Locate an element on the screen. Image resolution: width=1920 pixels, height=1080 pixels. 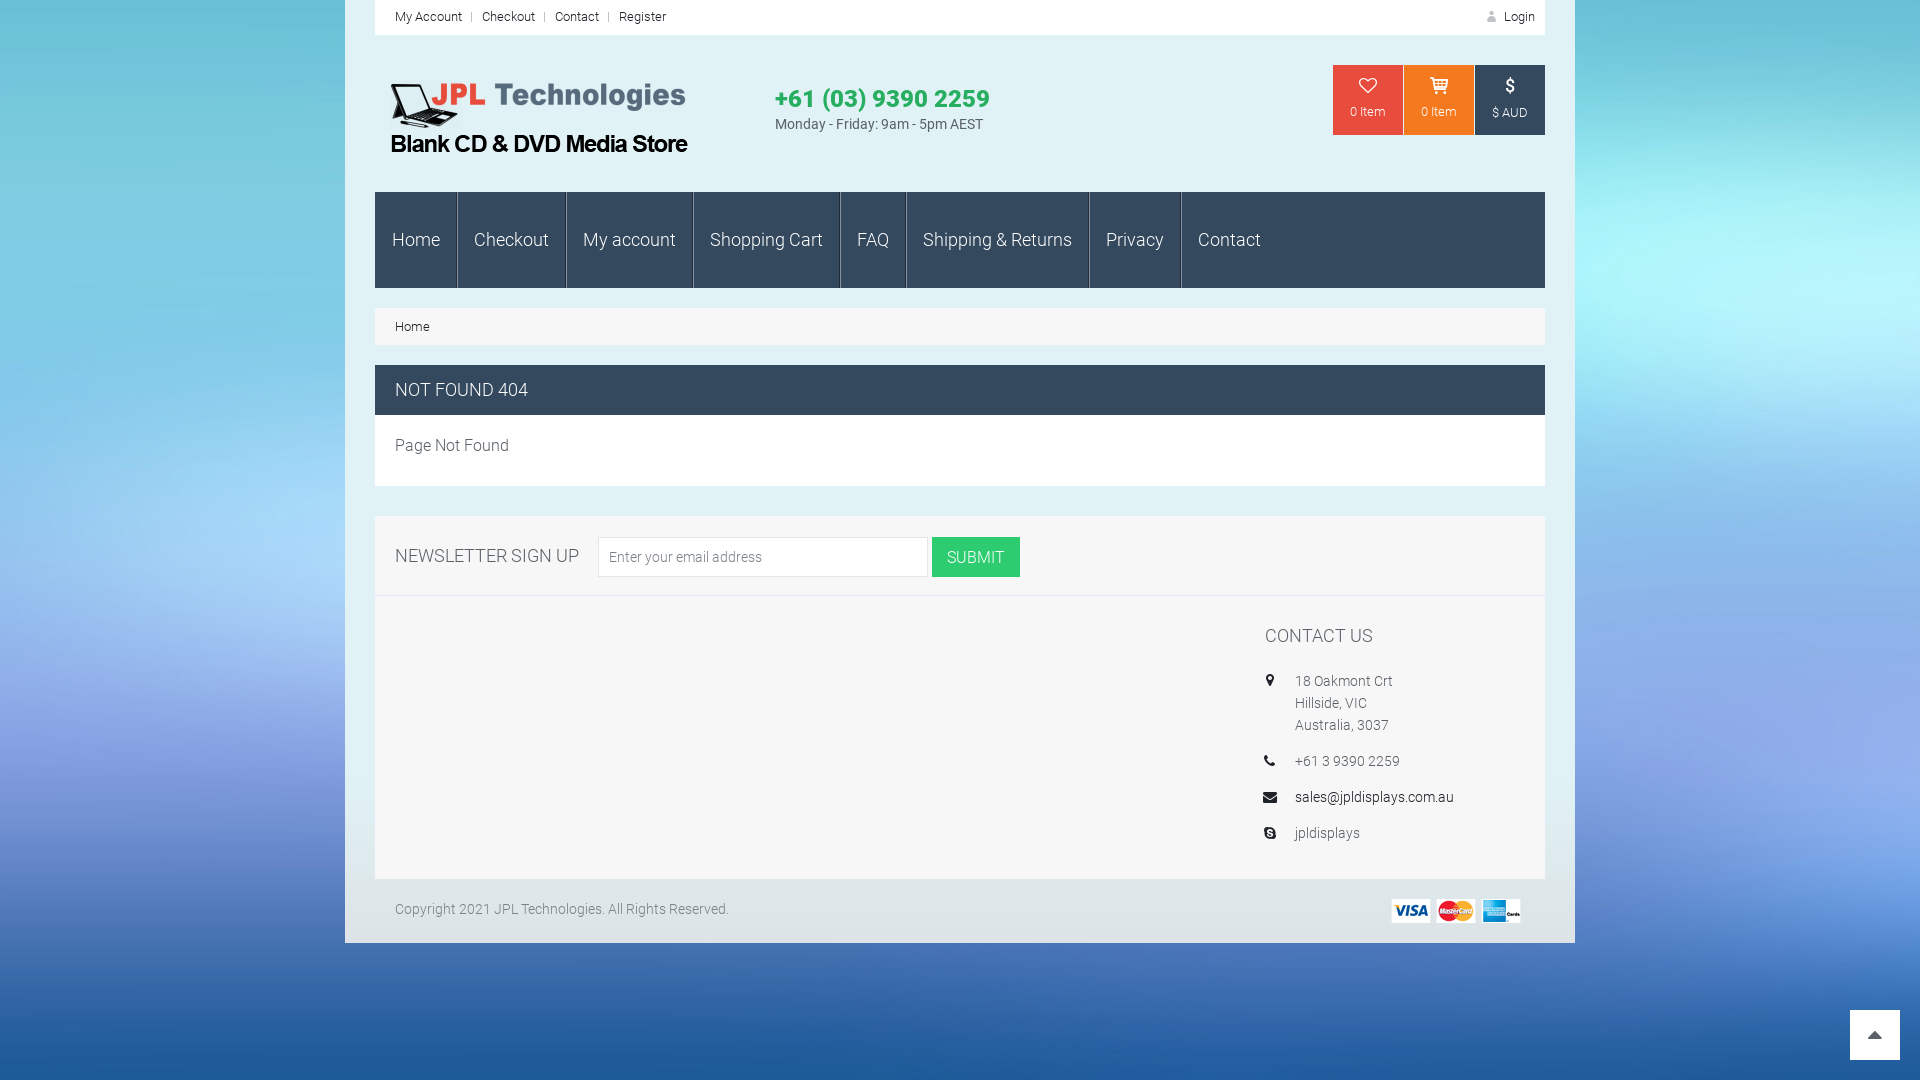
'My account' is located at coordinates (628, 238).